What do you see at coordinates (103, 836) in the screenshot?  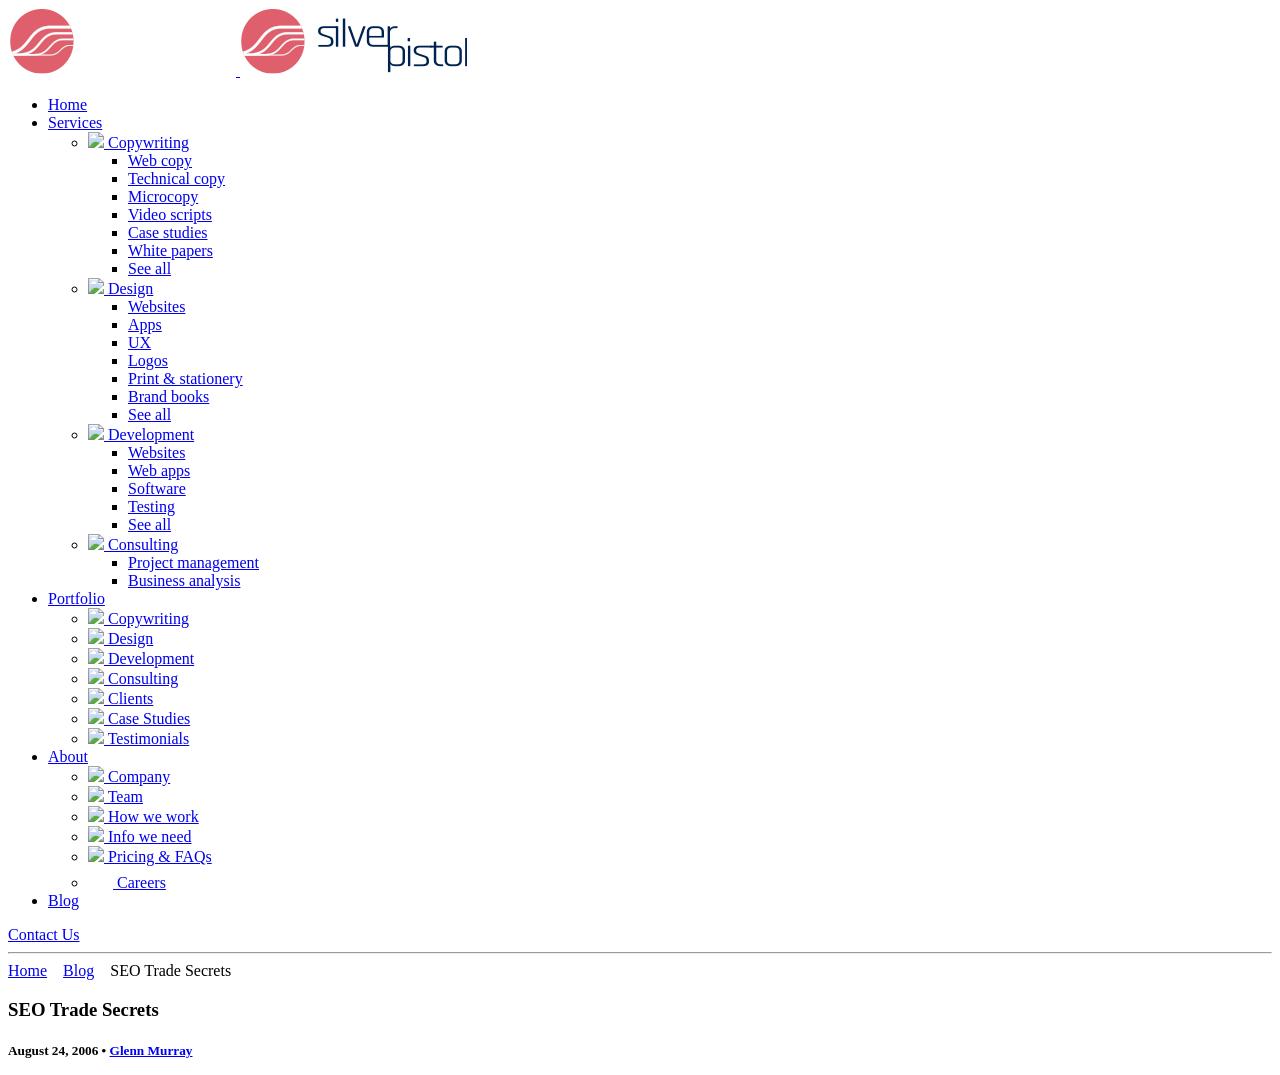 I see `'Info we need'` at bounding box center [103, 836].